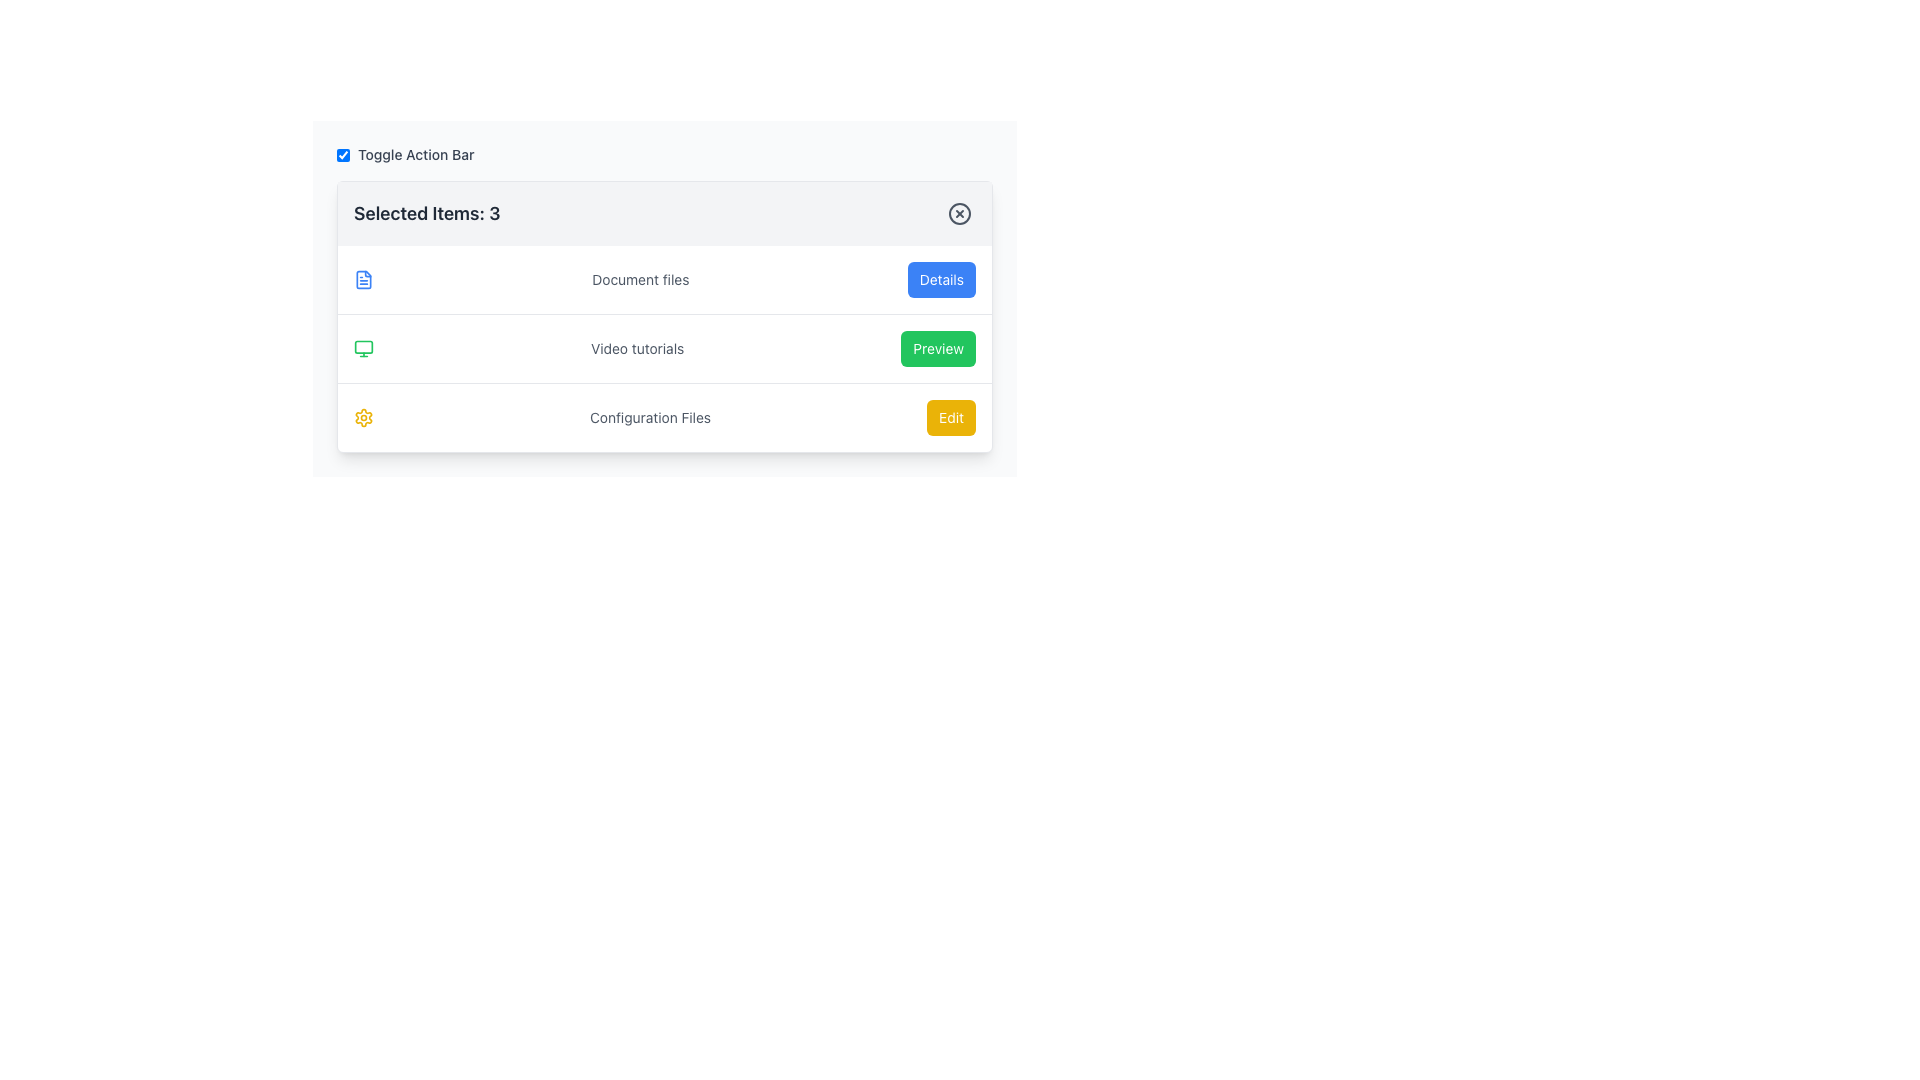 This screenshot has height=1080, width=1920. I want to click on the settings icon located on the left side of the 'Configuration Files' row, which serves as an indicator for configuration settings, so click(364, 416).